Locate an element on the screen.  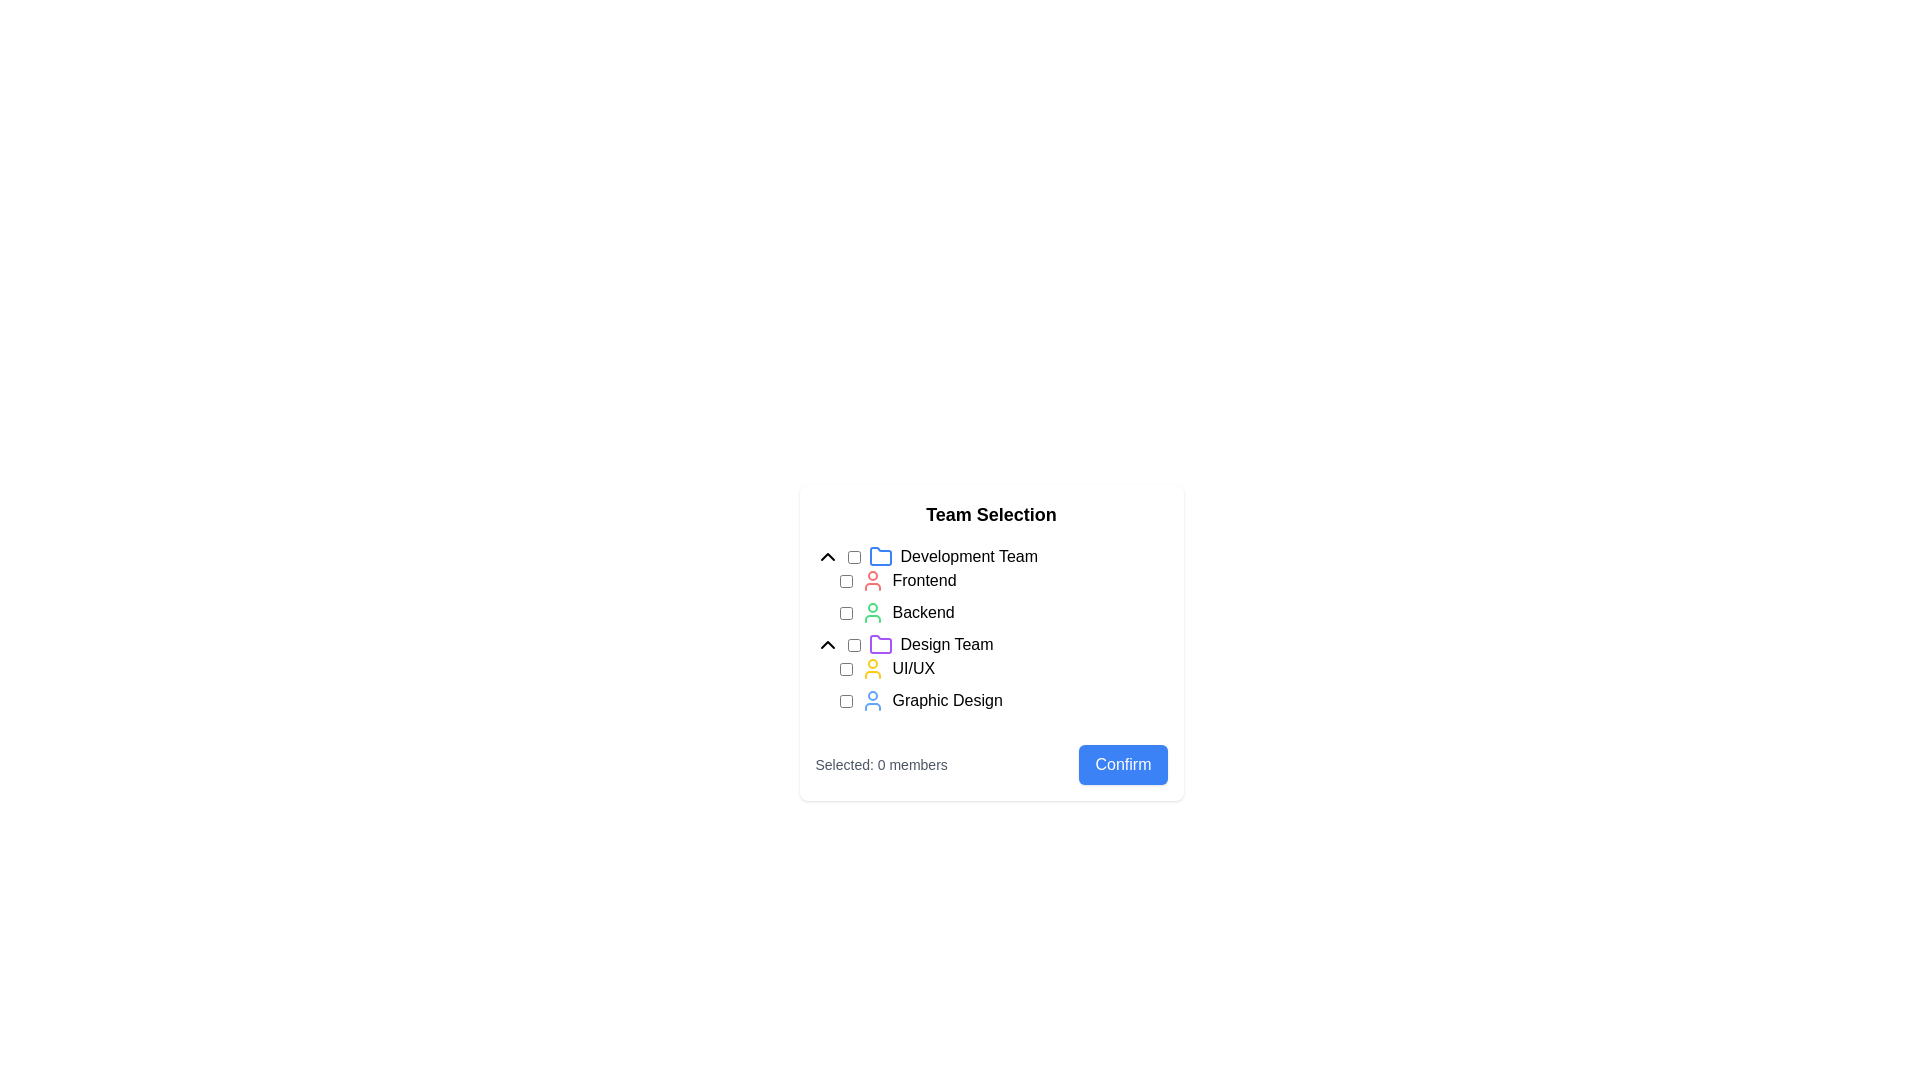
the checkbox located next to the 'Development Team' label is located at coordinates (854, 556).